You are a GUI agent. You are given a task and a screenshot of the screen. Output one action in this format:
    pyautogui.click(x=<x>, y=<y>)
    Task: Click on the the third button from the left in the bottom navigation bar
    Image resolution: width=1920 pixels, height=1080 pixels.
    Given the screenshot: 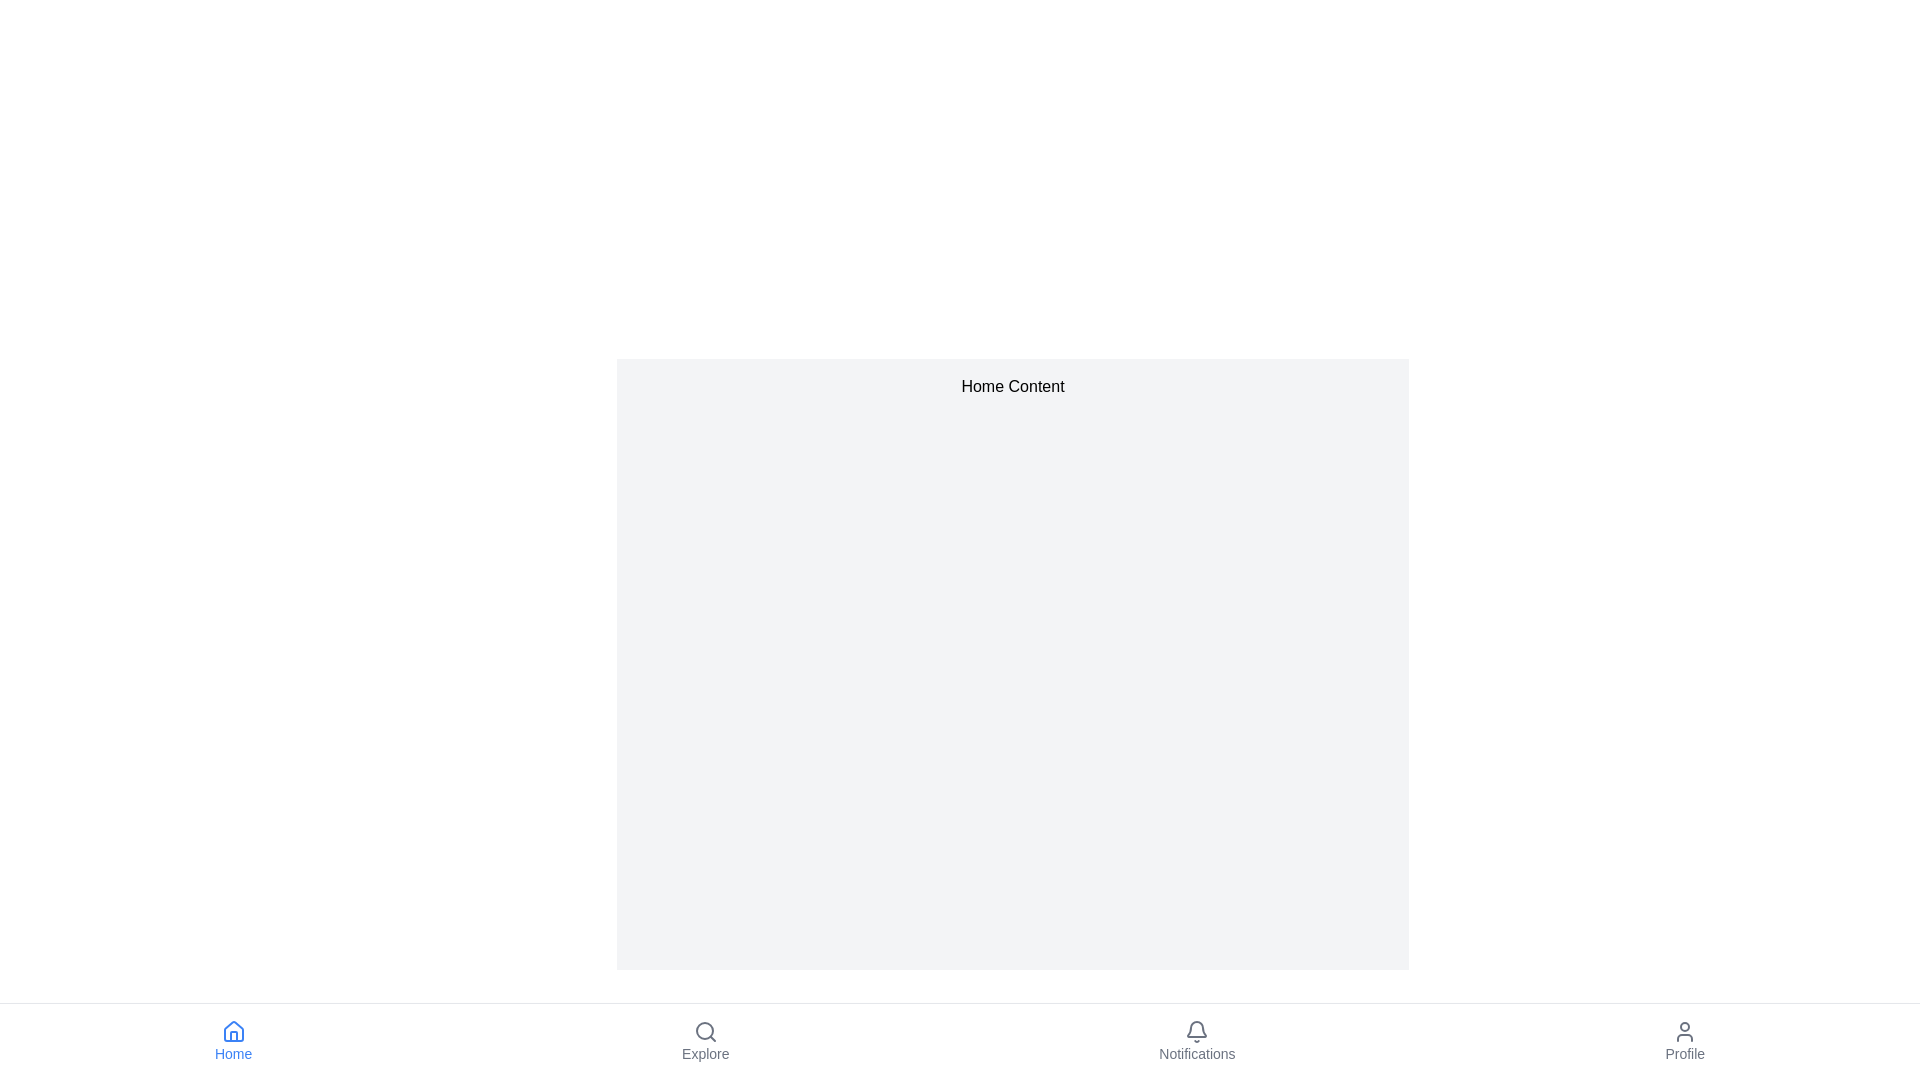 What is the action you would take?
    pyautogui.click(x=1197, y=1040)
    